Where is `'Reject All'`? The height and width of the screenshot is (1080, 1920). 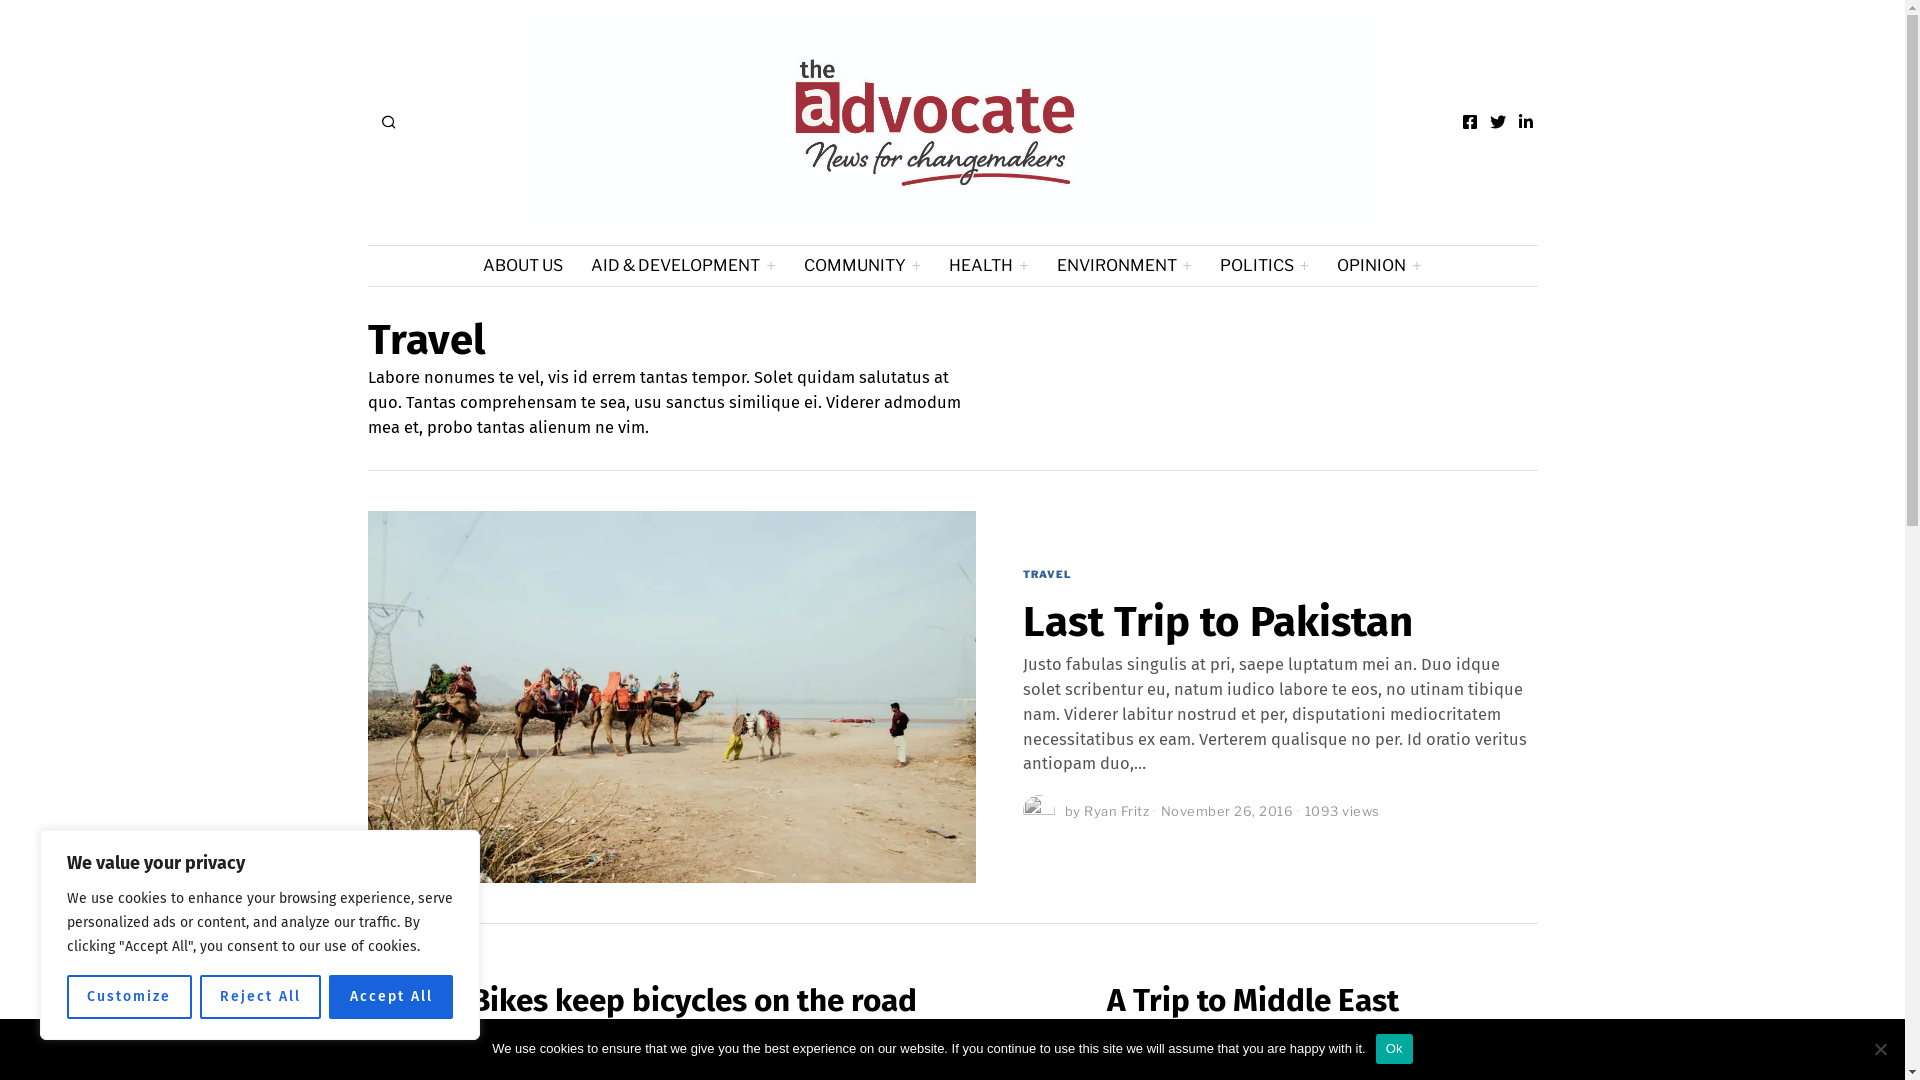 'Reject All' is located at coordinates (259, 996).